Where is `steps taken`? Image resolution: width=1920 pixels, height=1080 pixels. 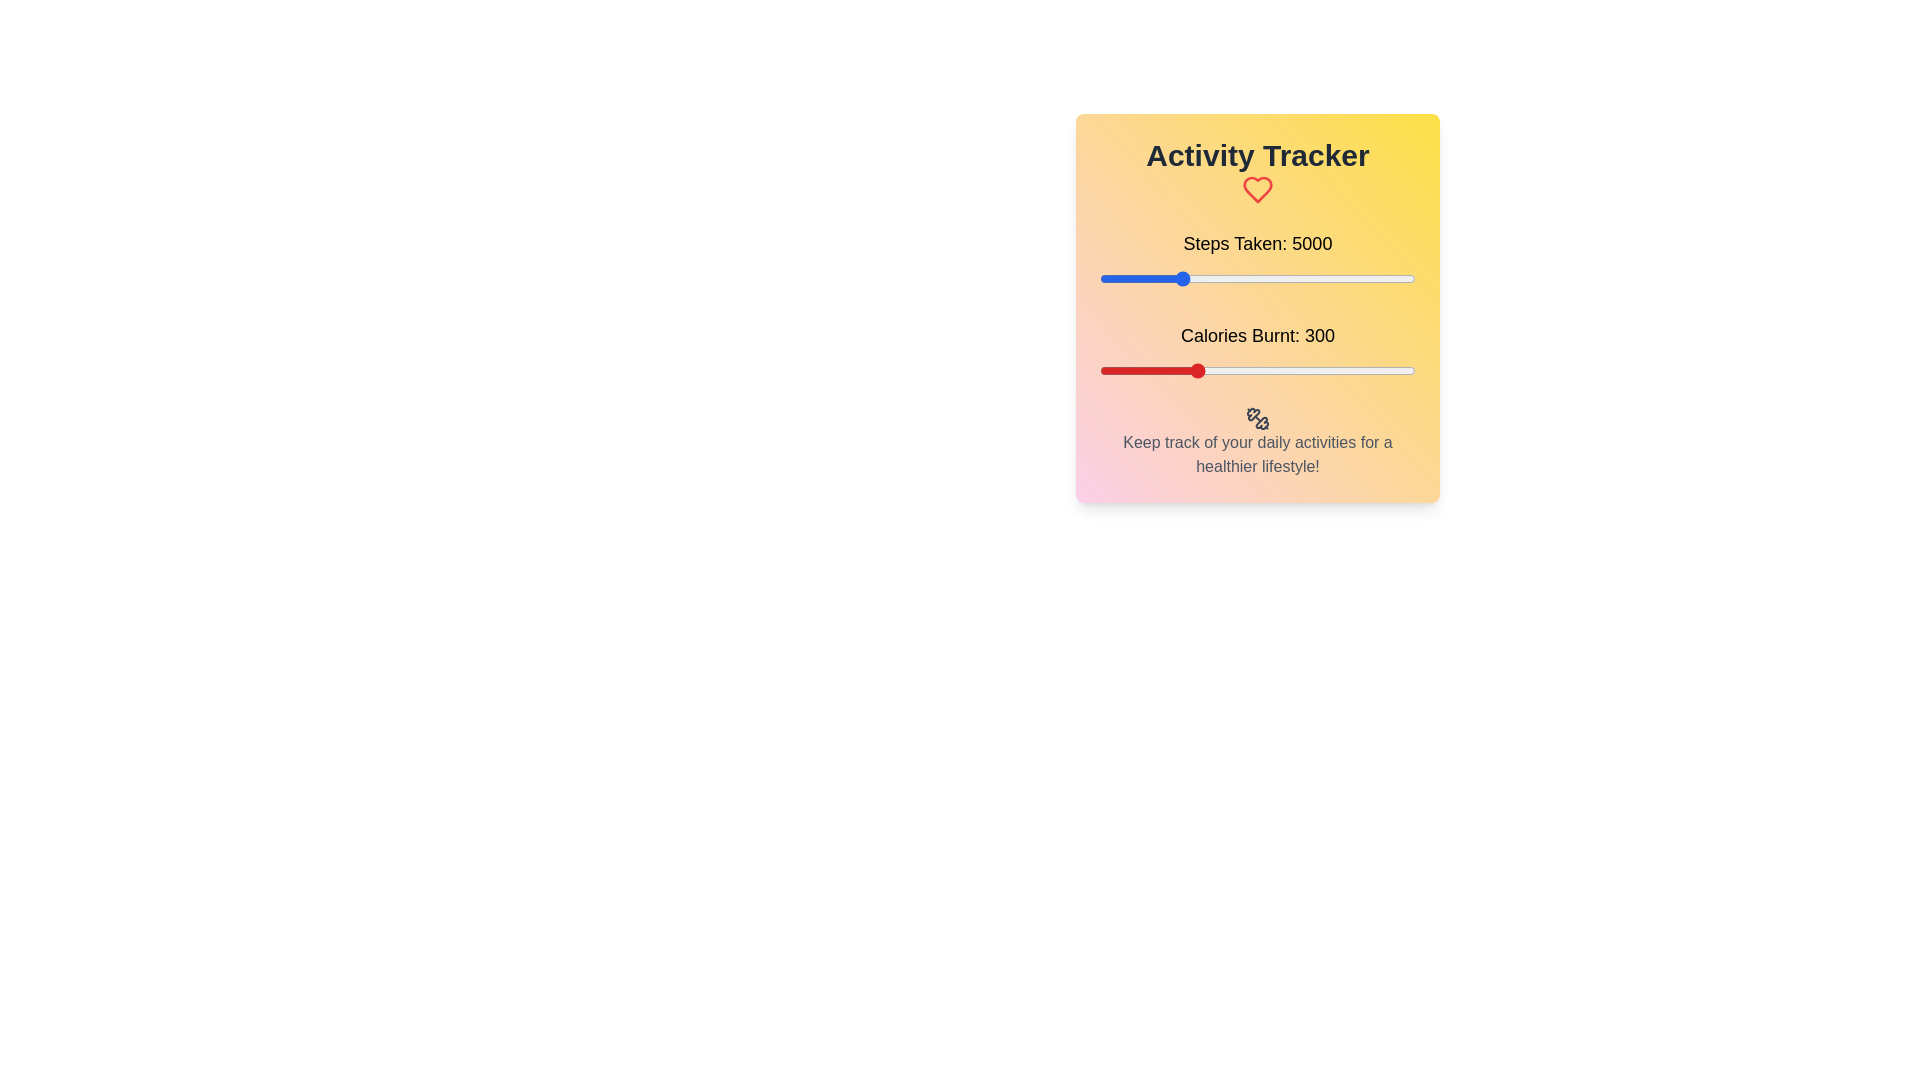 steps taken is located at coordinates (1272, 278).